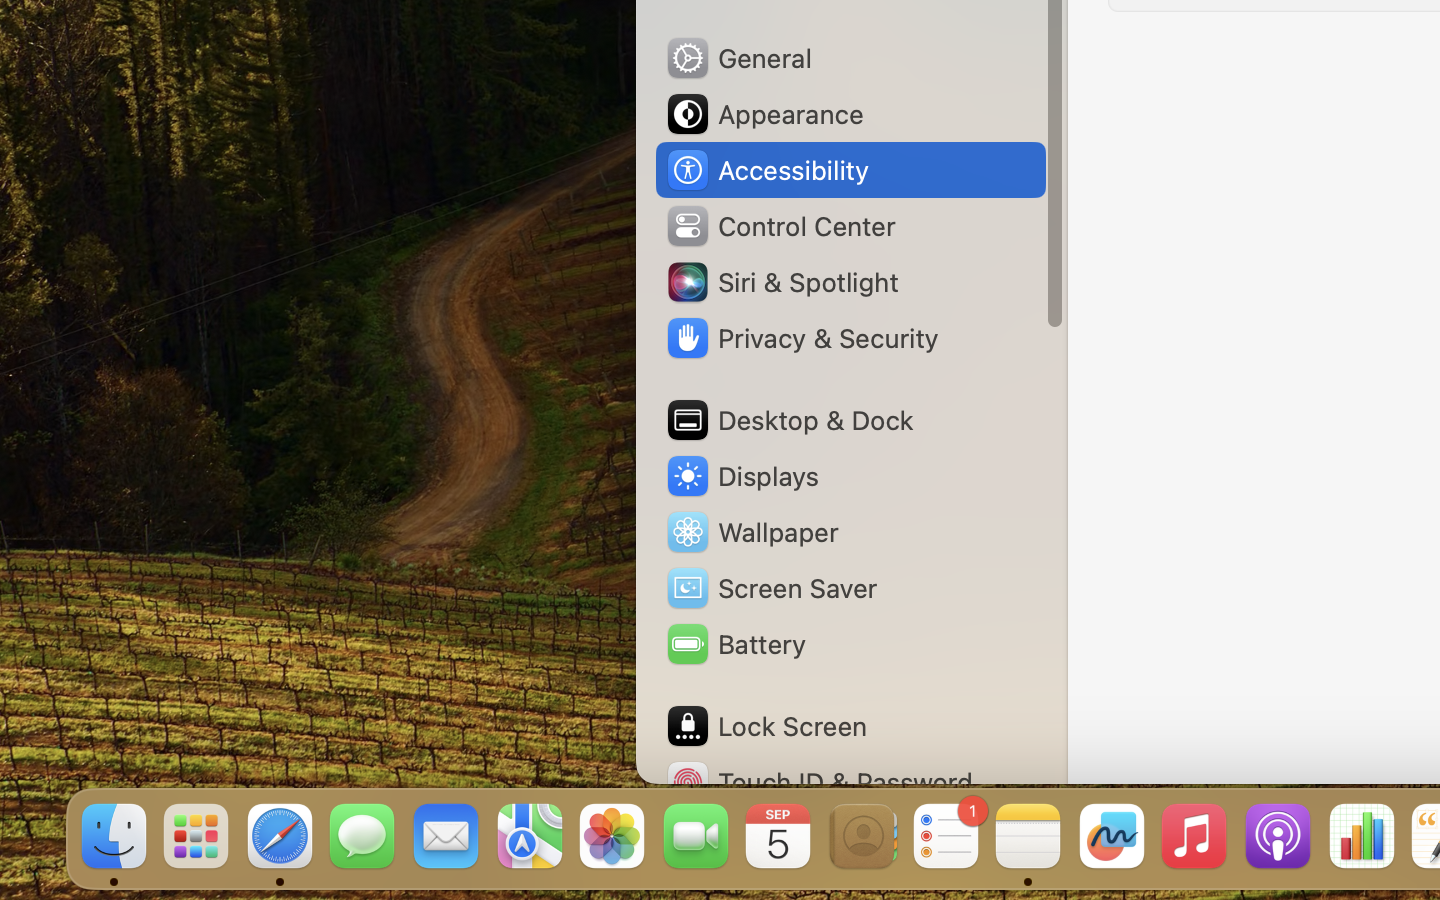 This screenshot has width=1440, height=900. I want to click on 'Control Center', so click(779, 225).